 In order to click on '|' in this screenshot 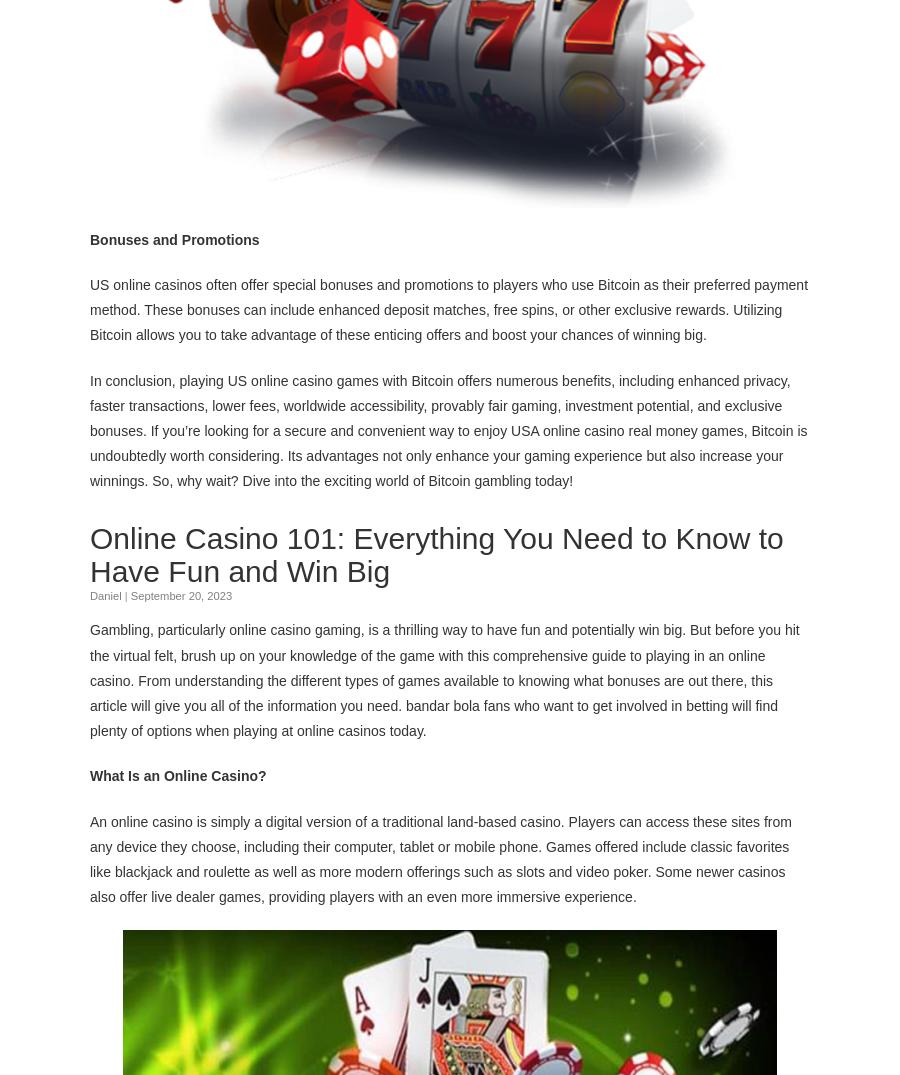, I will do `click(124, 594)`.